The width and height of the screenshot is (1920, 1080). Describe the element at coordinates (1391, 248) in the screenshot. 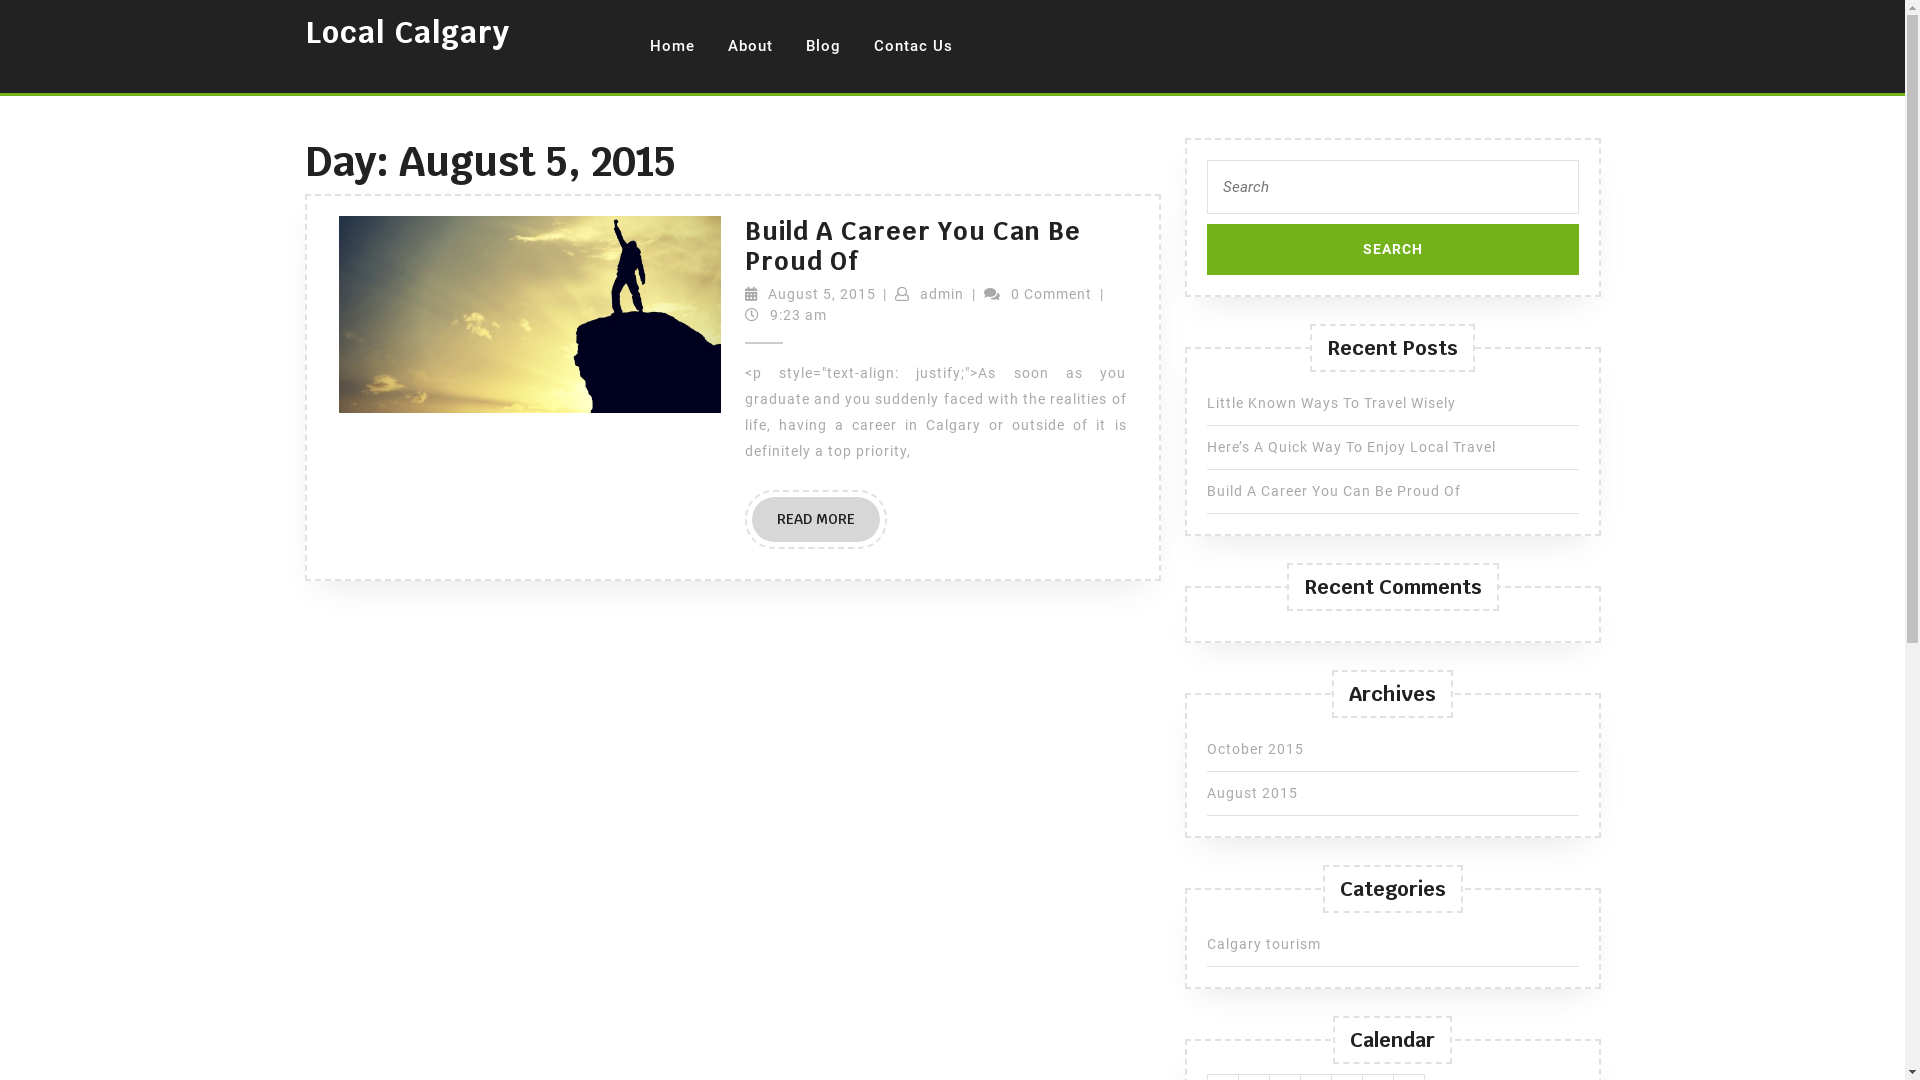

I see `'Search'` at that location.